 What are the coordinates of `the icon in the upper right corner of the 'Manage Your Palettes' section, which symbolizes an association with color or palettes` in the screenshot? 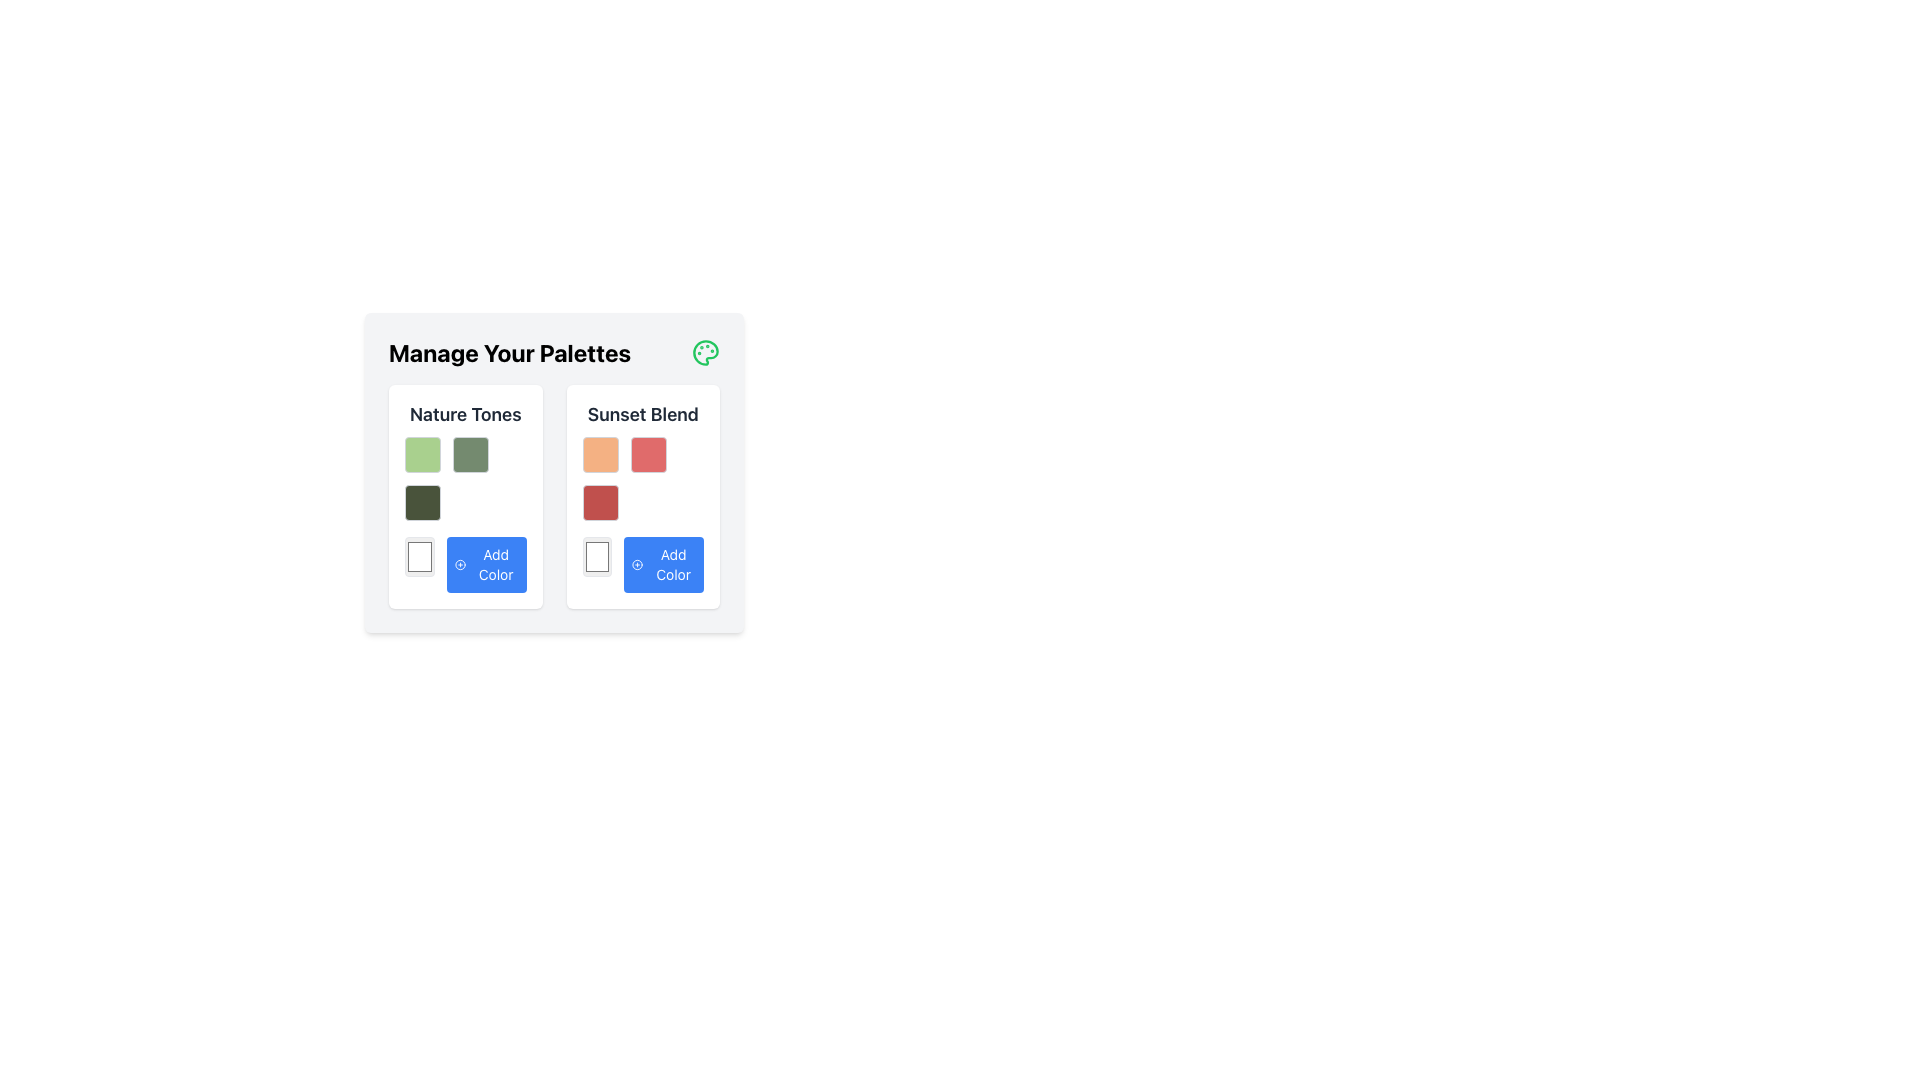 It's located at (705, 352).